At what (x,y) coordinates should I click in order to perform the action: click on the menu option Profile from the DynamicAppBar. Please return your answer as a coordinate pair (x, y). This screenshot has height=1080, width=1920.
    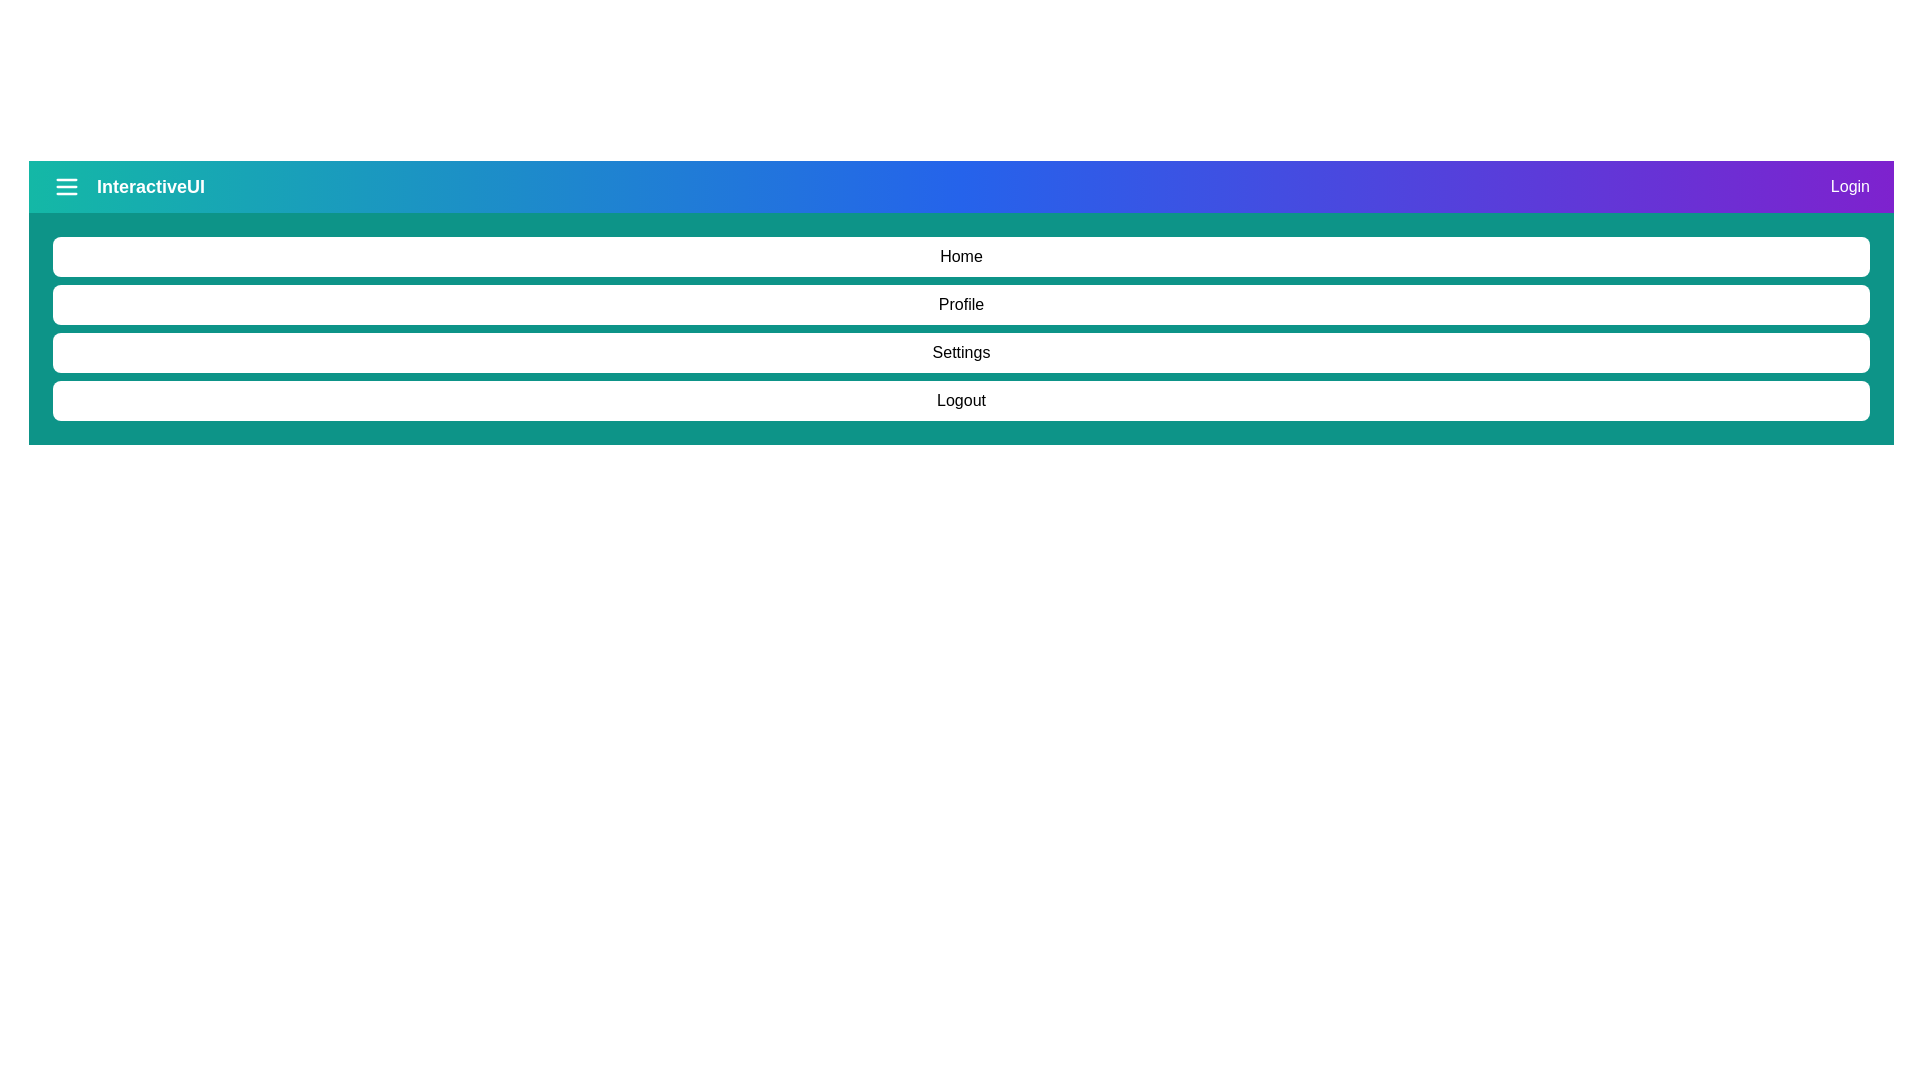
    Looking at the image, I should click on (961, 304).